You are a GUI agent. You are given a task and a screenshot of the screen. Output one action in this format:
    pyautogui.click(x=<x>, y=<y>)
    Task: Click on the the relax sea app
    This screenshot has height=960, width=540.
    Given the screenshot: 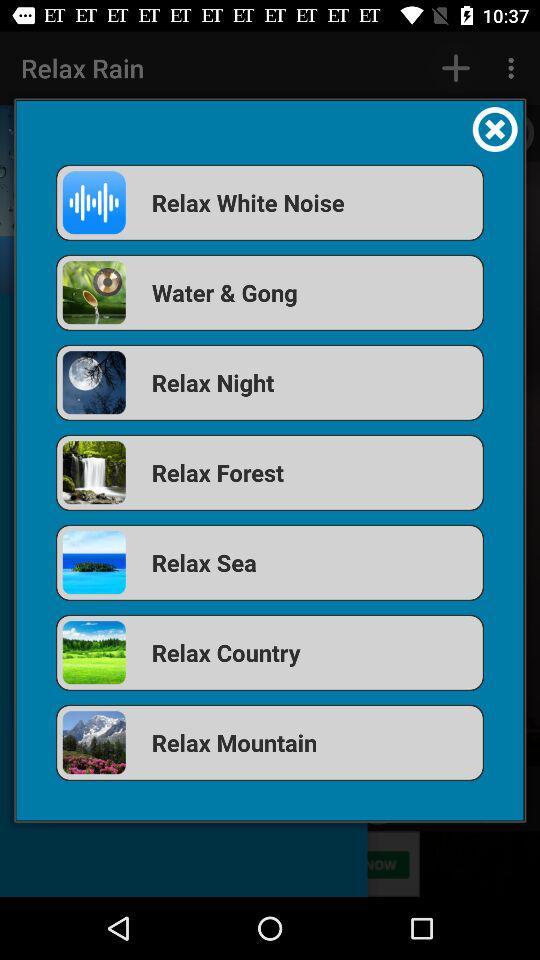 What is the action you would take?
    pyautogui.click(x=270, y=562)
    